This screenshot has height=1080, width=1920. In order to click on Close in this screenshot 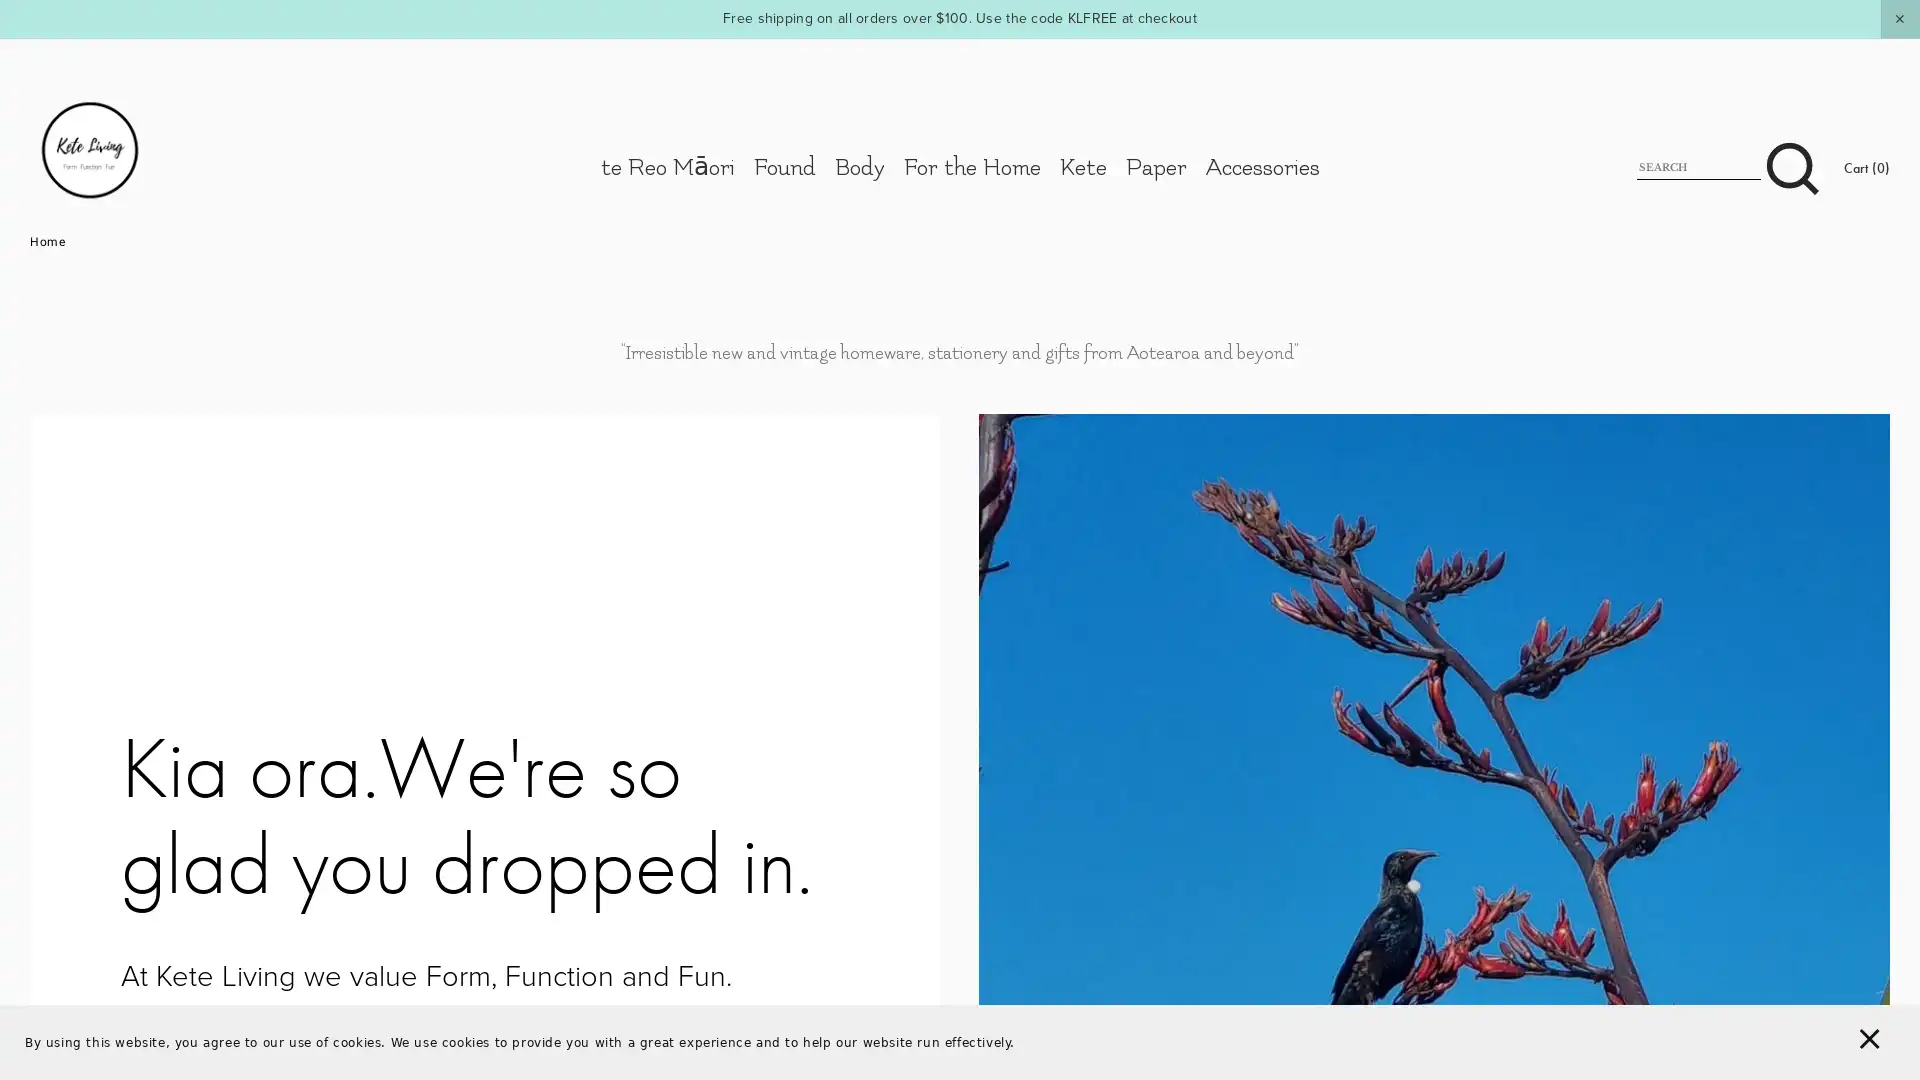, I will do `click(1247, 343)`.